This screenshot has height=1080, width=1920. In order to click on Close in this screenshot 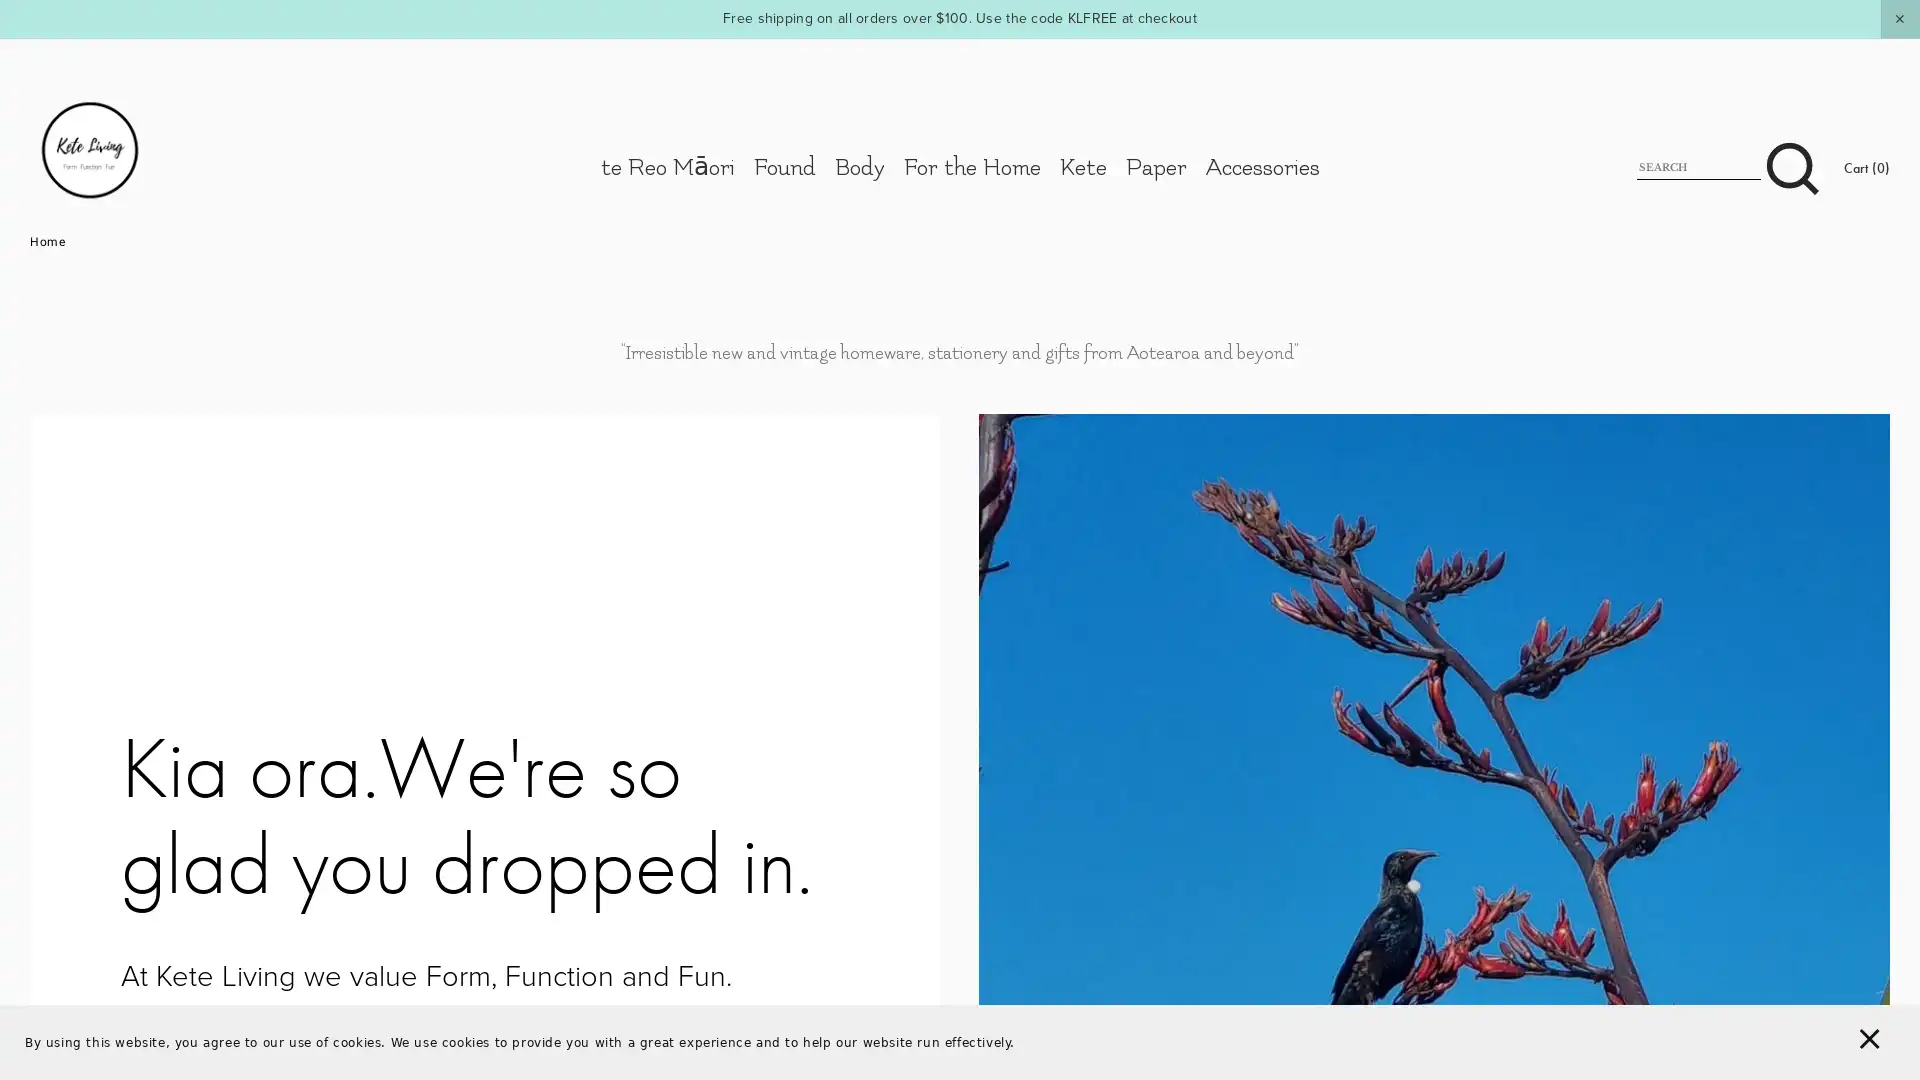, I will do `click(1247, 343)`.